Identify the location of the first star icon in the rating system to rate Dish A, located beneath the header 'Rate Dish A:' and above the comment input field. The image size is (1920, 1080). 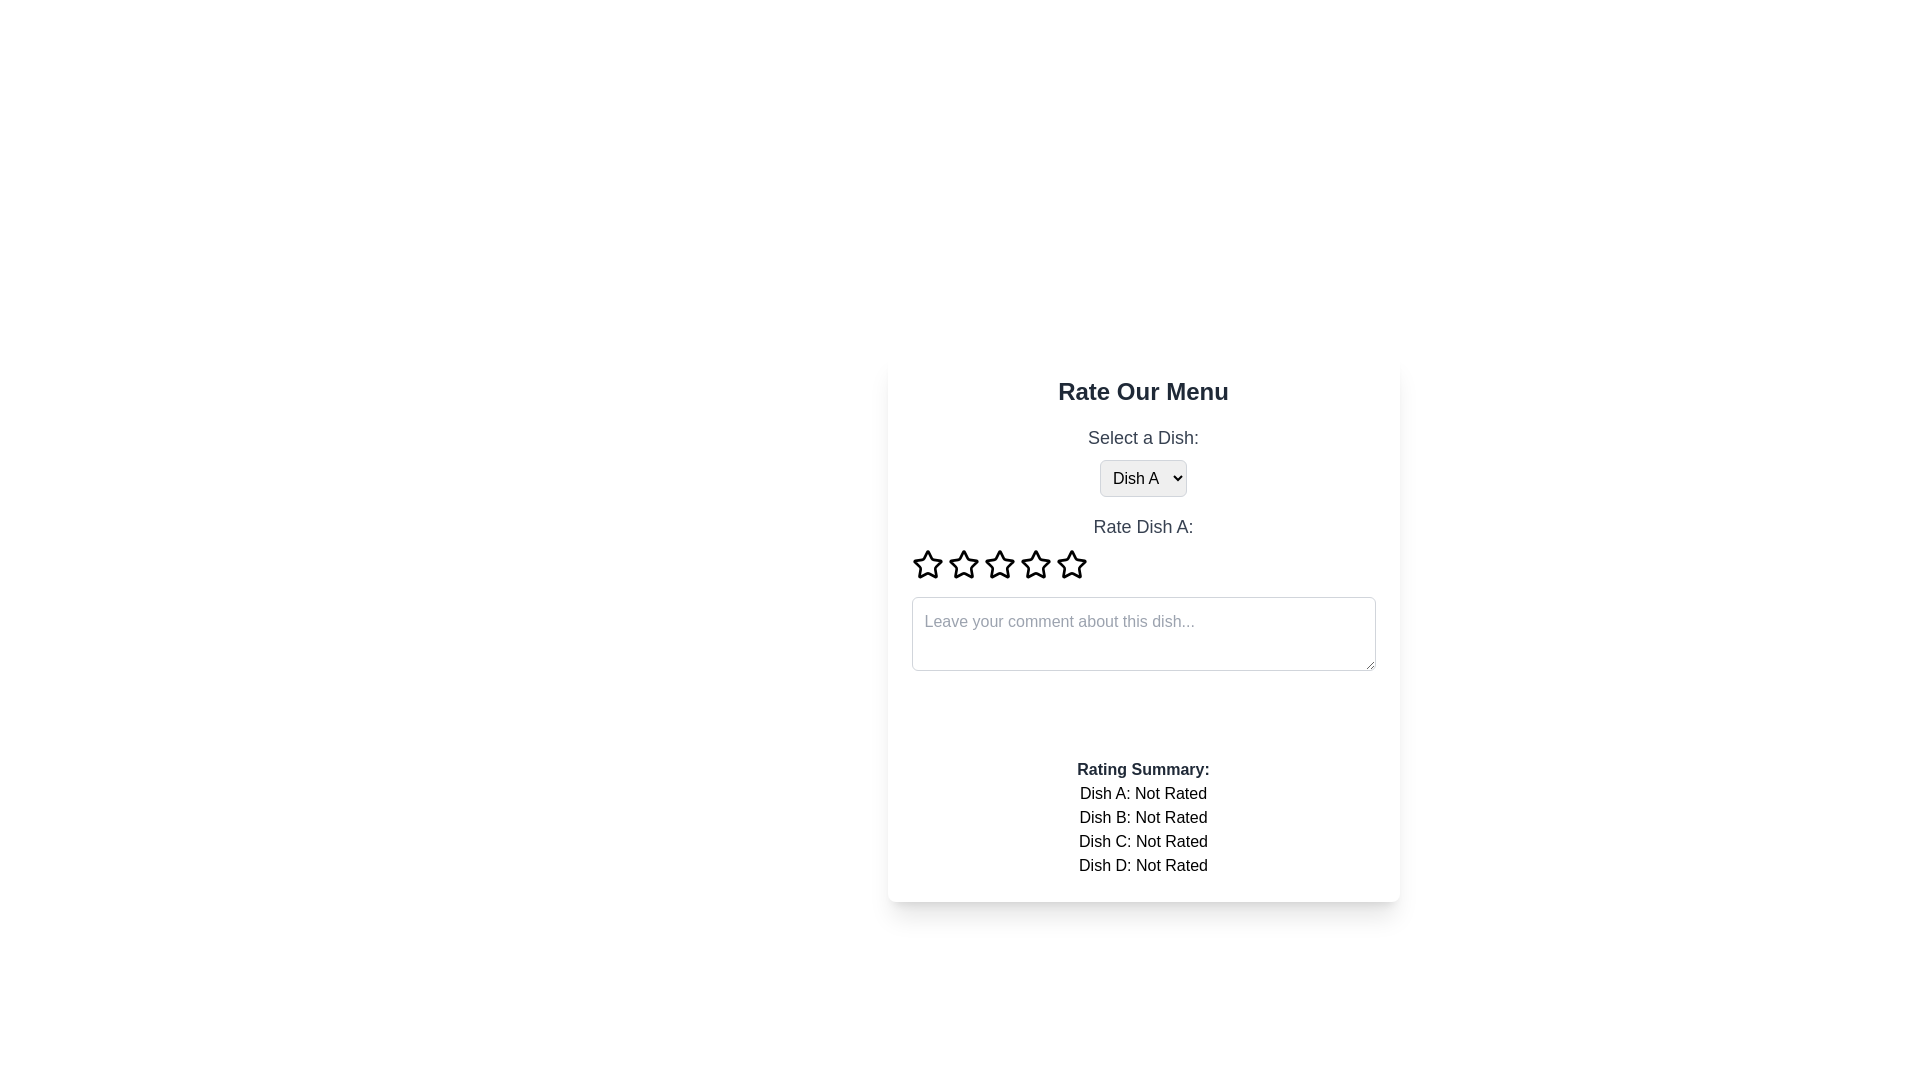
(925, 563).